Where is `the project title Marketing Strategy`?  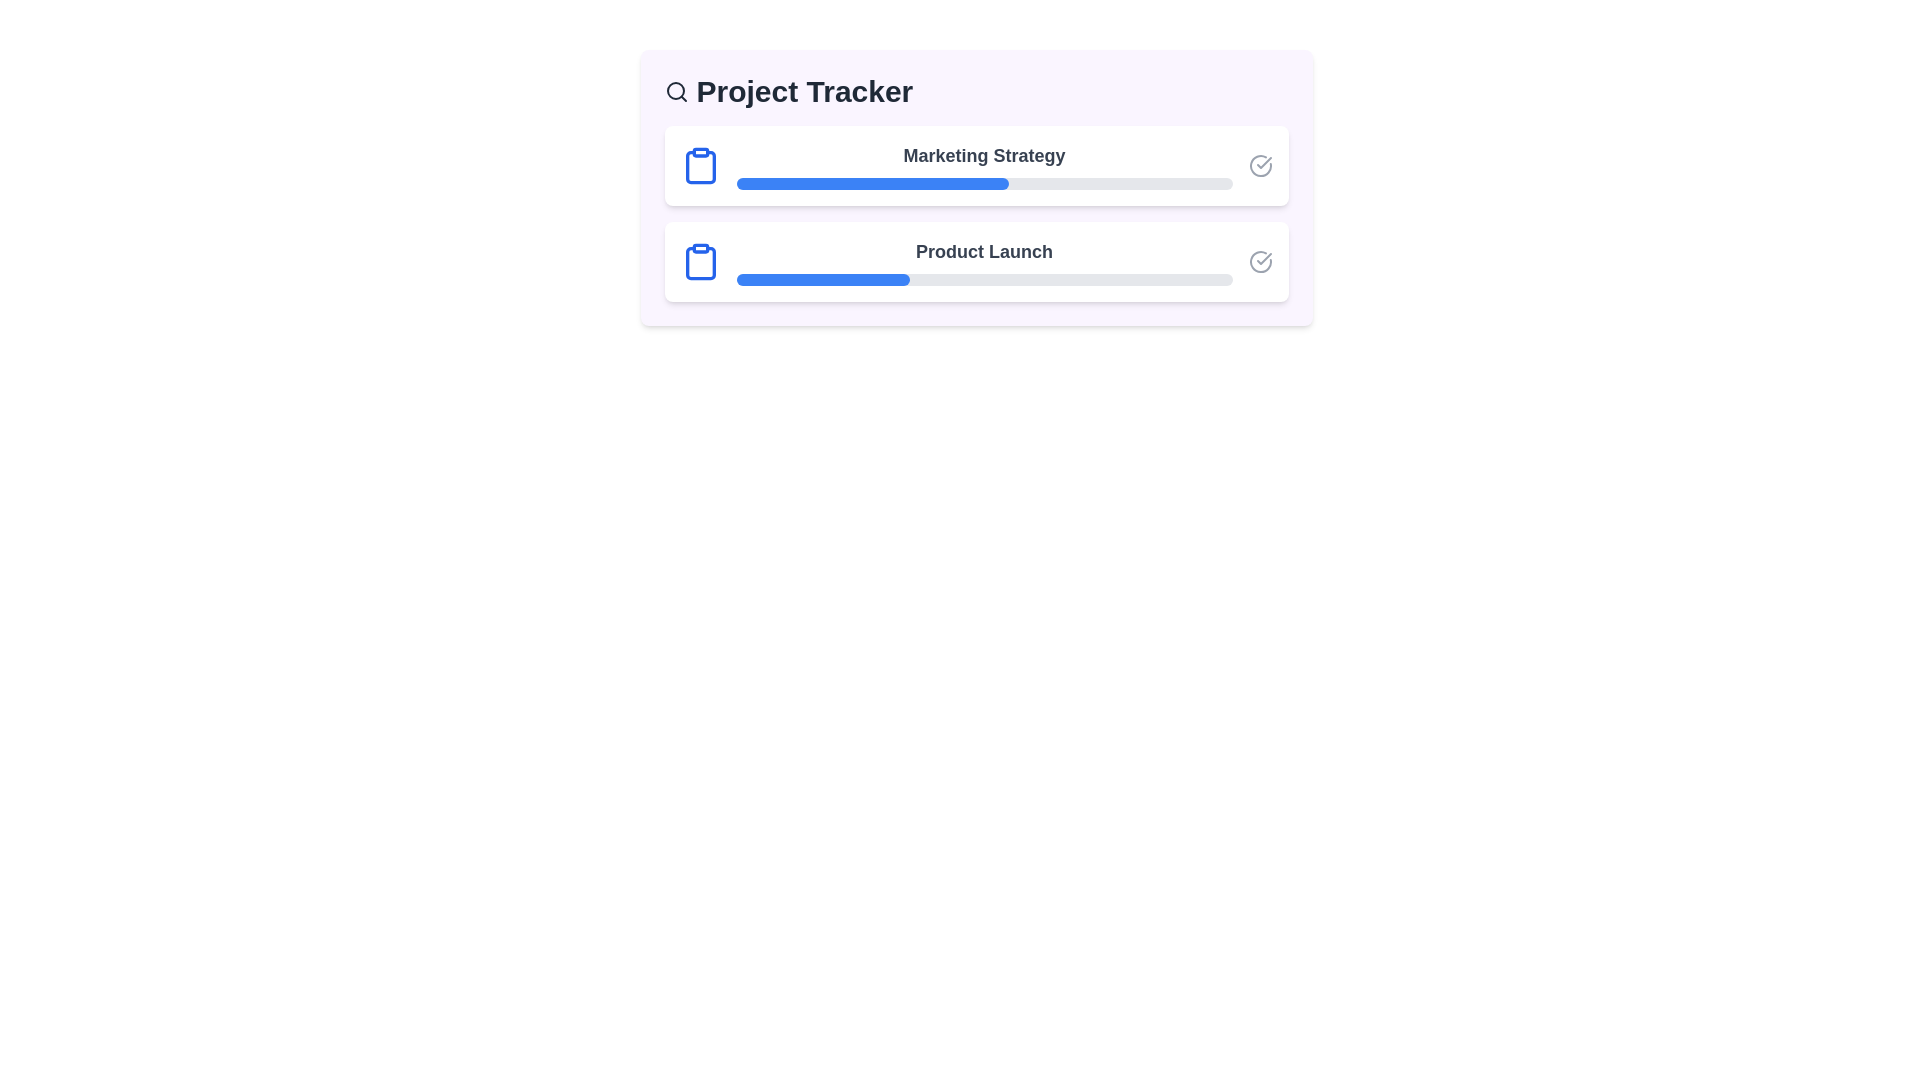 the project title Marketing Strategy is located at coordinates (976, 164).